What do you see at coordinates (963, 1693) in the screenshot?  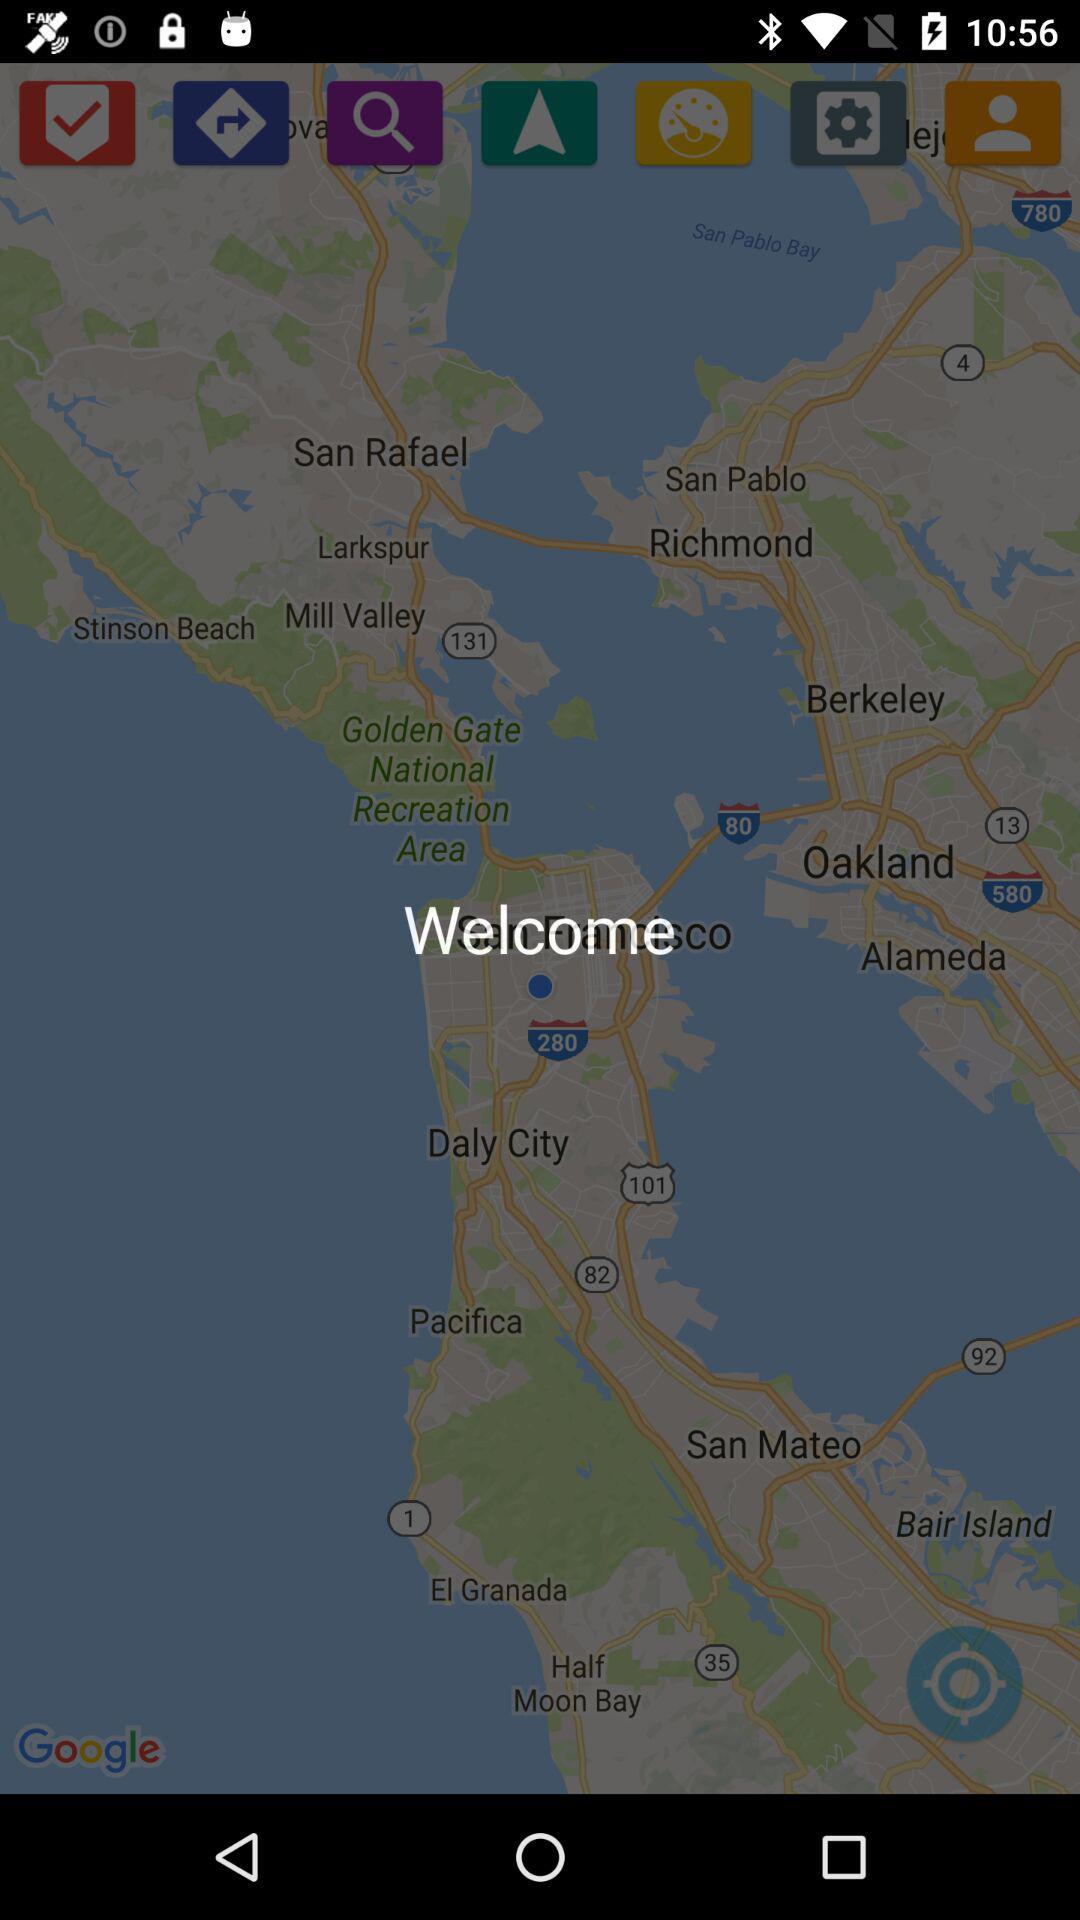 I see `spot where you are` at bounding box center [963, 1693].